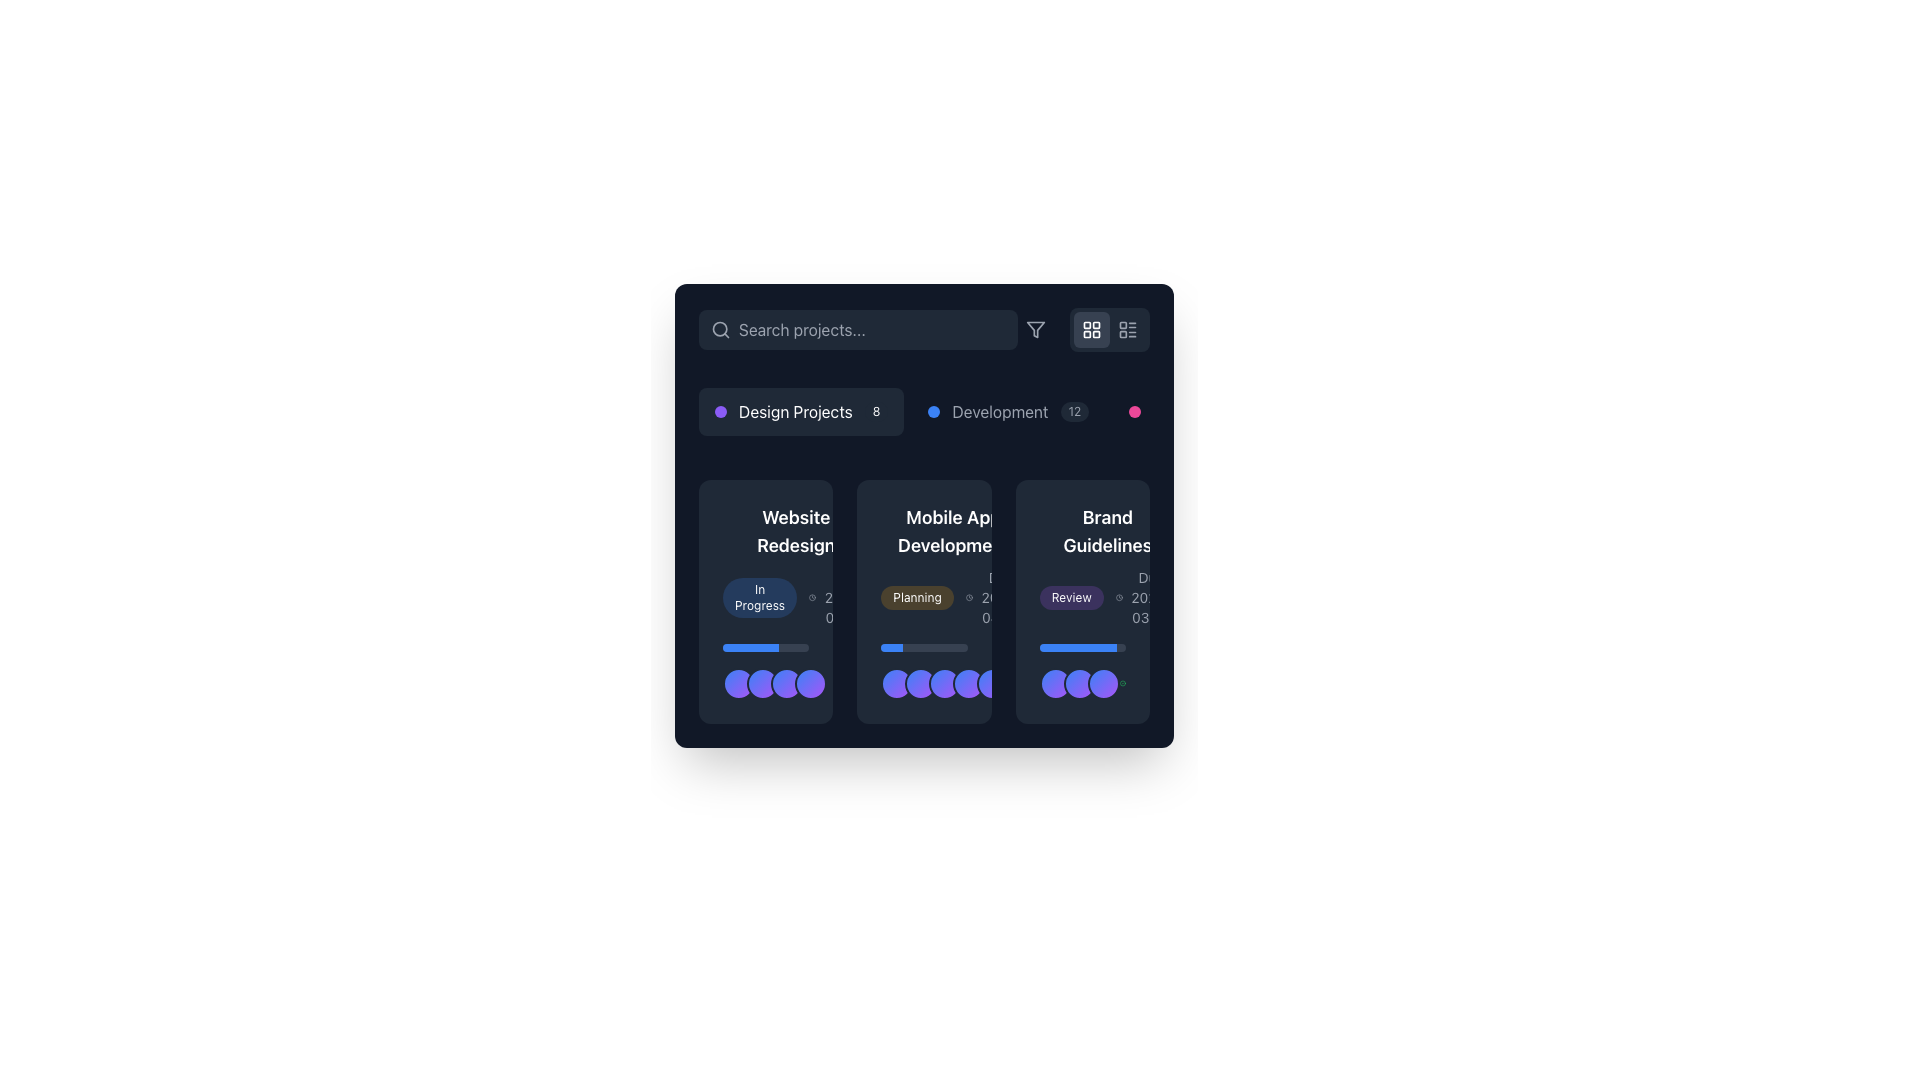 The image size is (1920, 1080). What do you see at coordinates (1081, 682) in the screenshot?
I see `across the icons in the Icon set with status indicator located at the bottom of the 'Brand Guidelines' card` at bounding box center [1081, 682].